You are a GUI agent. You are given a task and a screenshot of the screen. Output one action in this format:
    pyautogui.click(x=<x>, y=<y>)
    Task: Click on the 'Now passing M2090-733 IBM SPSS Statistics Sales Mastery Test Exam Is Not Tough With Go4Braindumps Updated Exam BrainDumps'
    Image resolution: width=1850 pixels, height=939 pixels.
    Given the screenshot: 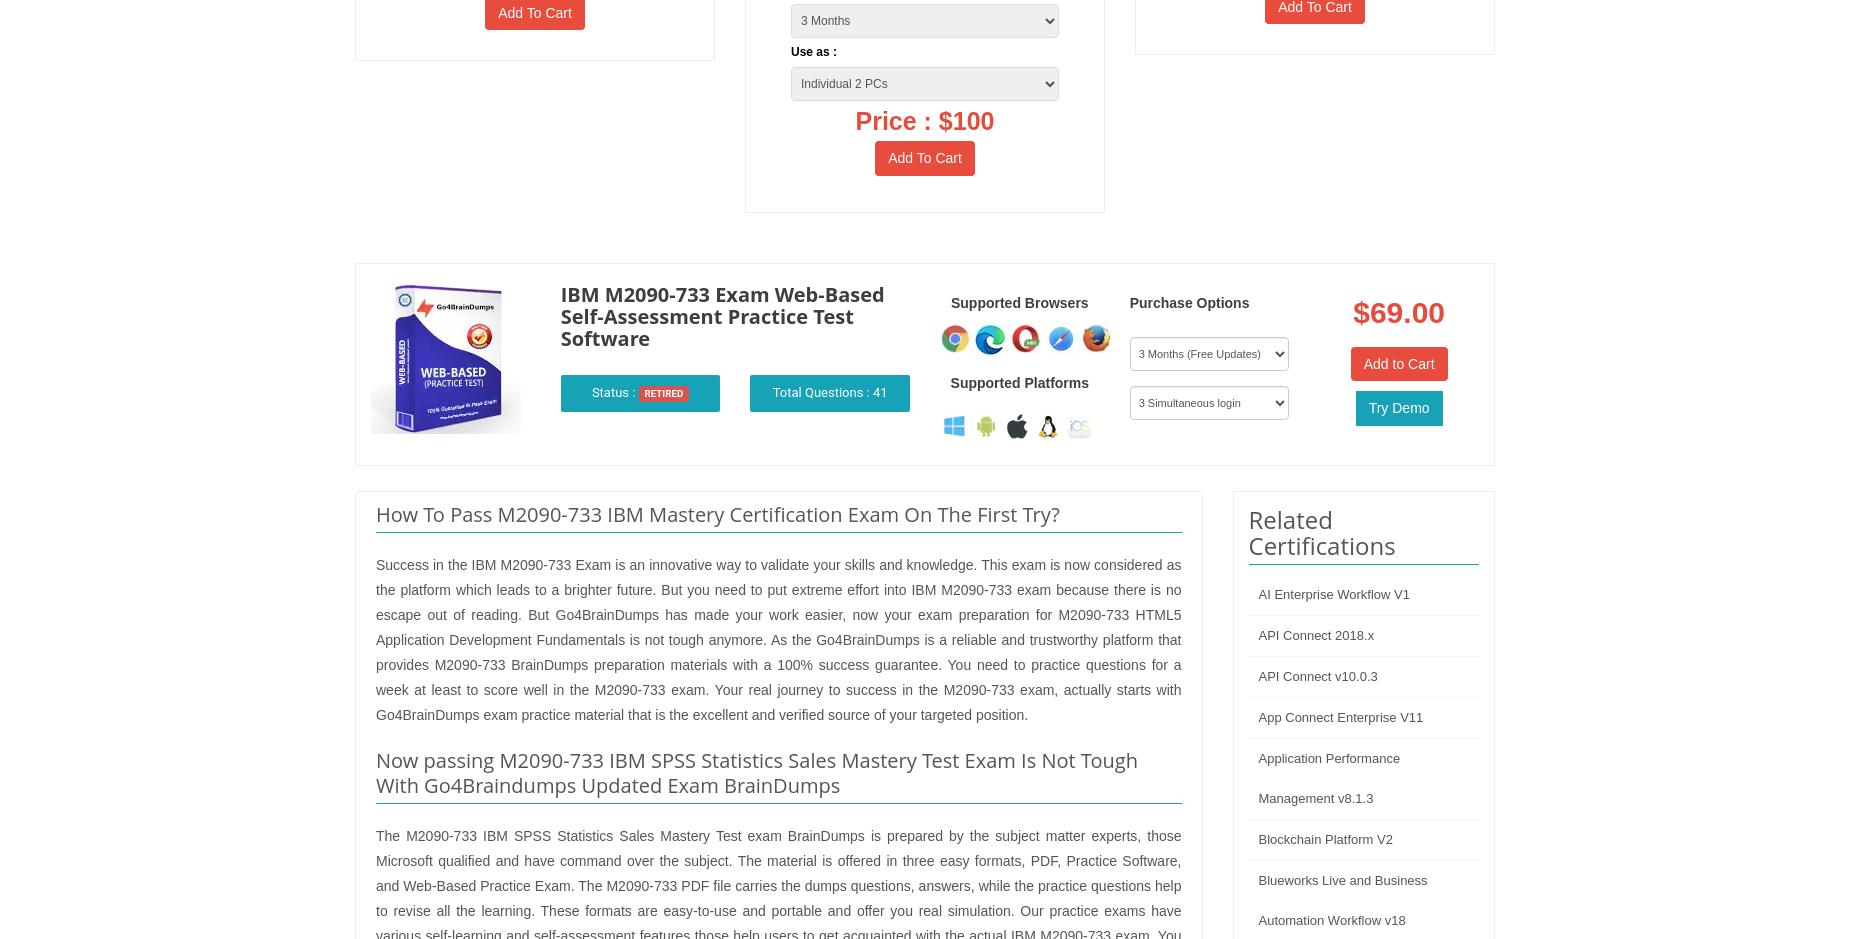 What is the action you would take?
    pyautogui.click(x=757, y=771)
    